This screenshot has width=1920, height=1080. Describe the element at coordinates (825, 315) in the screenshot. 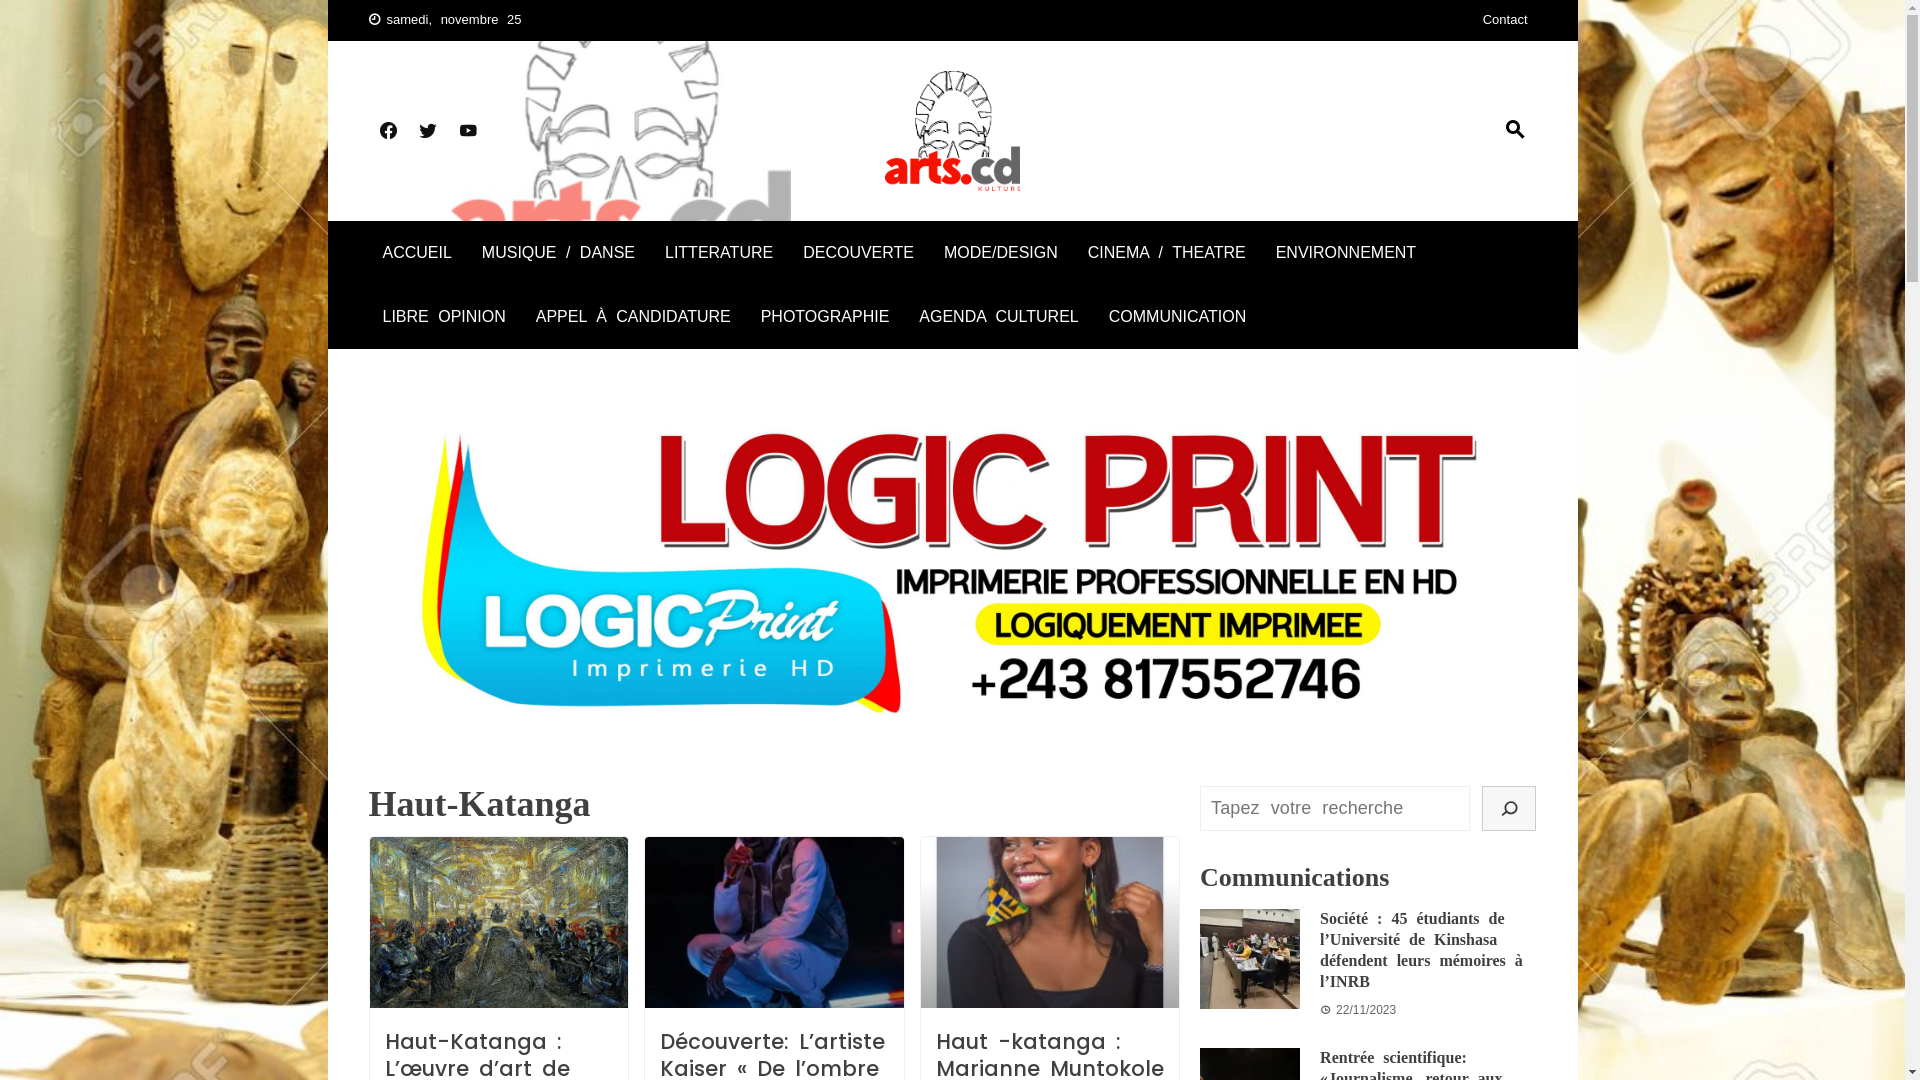

I see `'PHOTOGRAPHIE'` at that location.